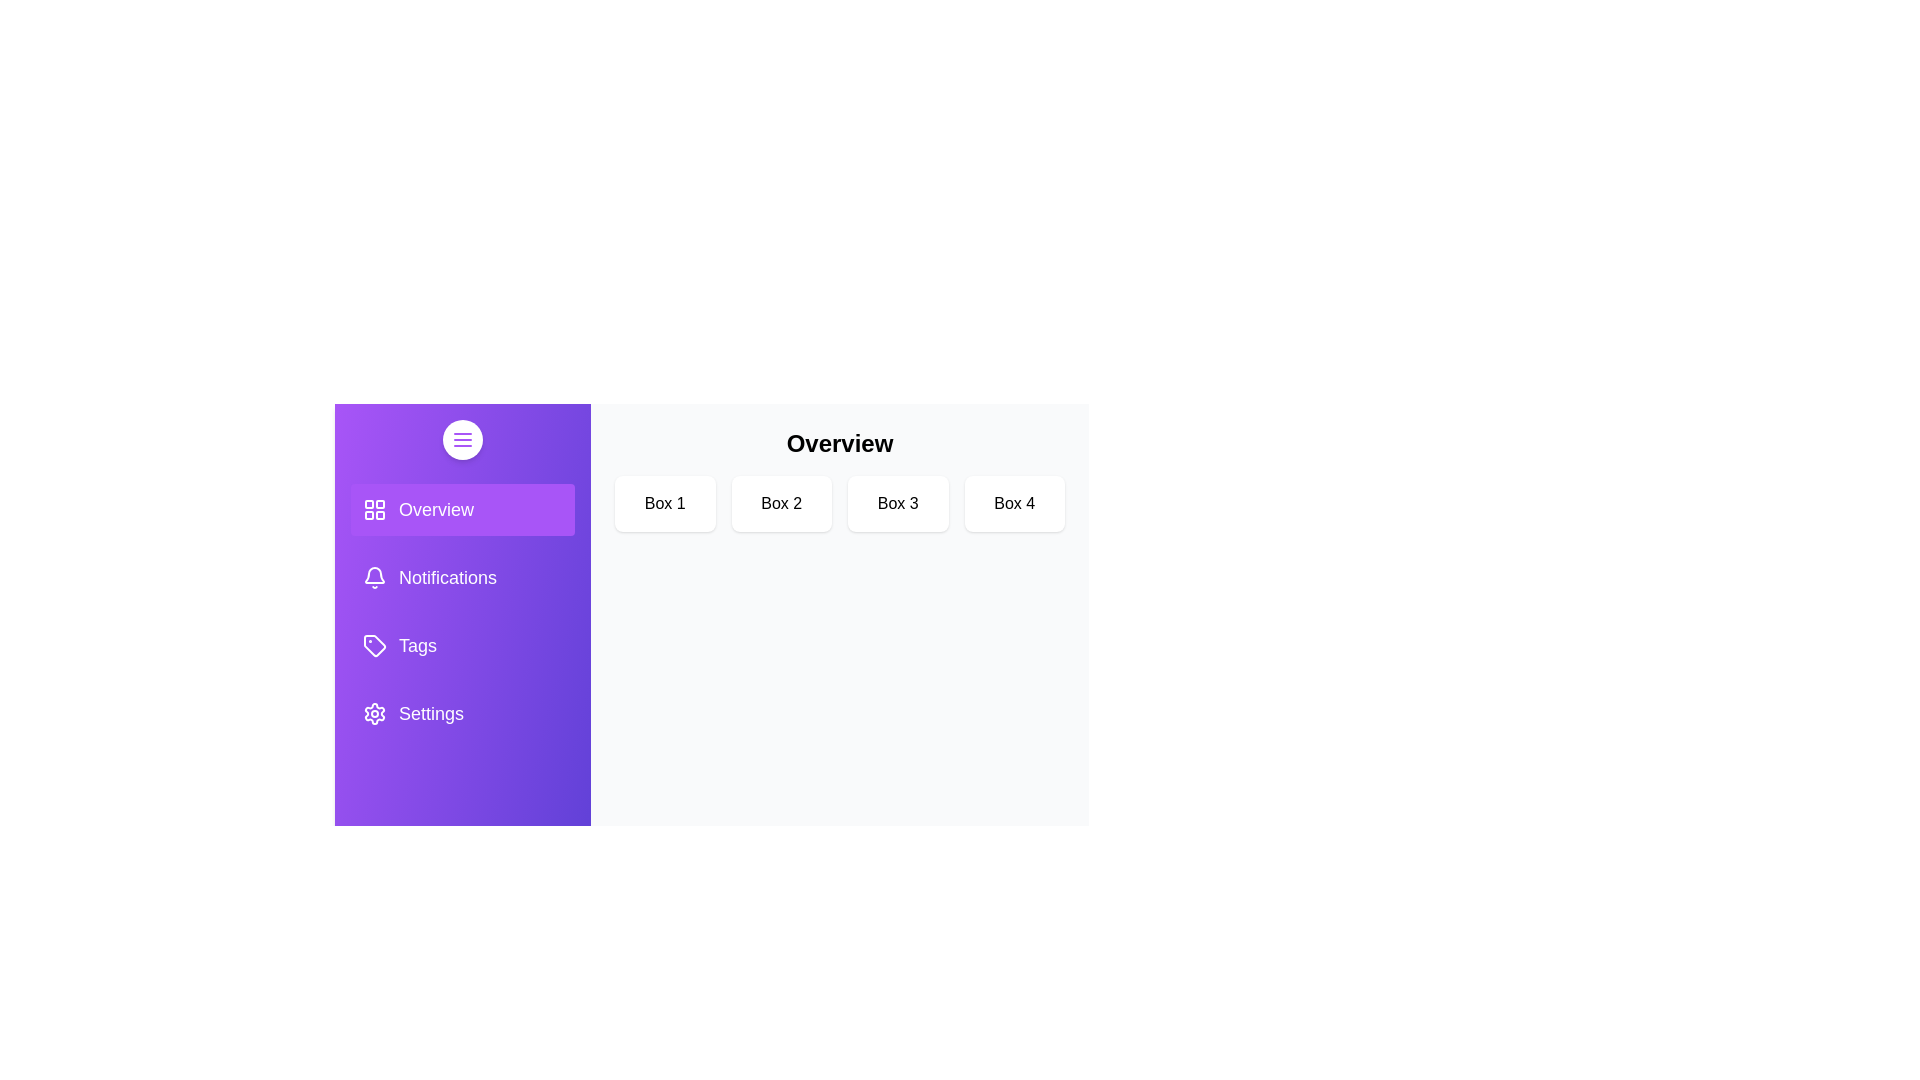 Image resolution: width=1920 pixels, height=1080 pixels. What do you see at coordinates (461, 508) in the screenshot?
I see `the sidebar tab Overview` at bounding box center [461, 508].